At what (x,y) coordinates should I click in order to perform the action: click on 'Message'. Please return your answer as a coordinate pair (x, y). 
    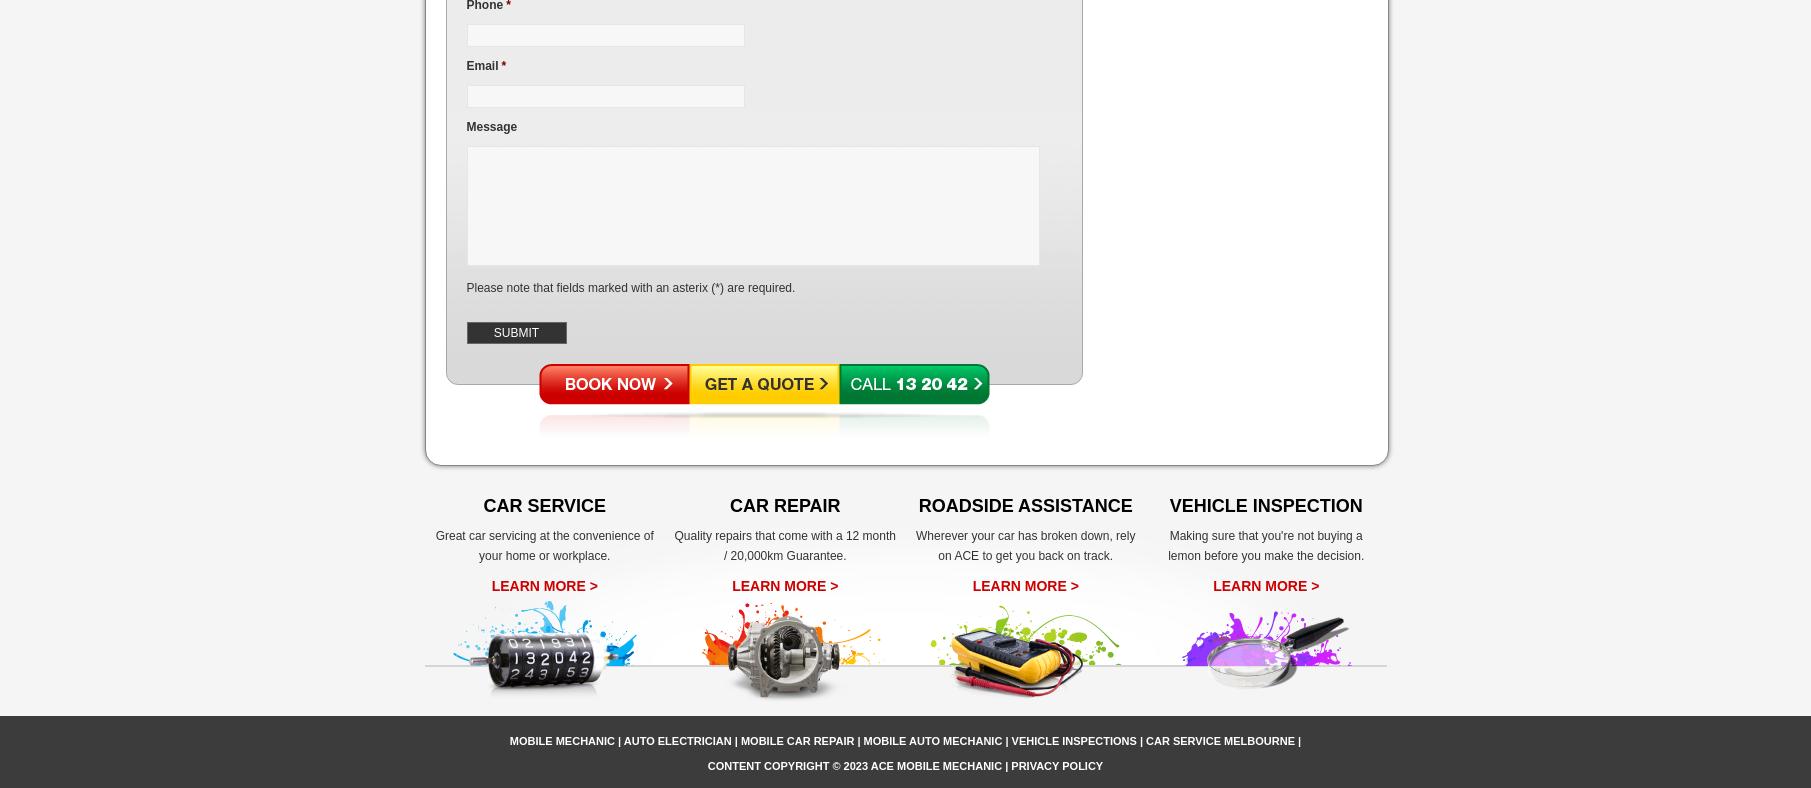
    Looking at the image, I should click on (465, 126).